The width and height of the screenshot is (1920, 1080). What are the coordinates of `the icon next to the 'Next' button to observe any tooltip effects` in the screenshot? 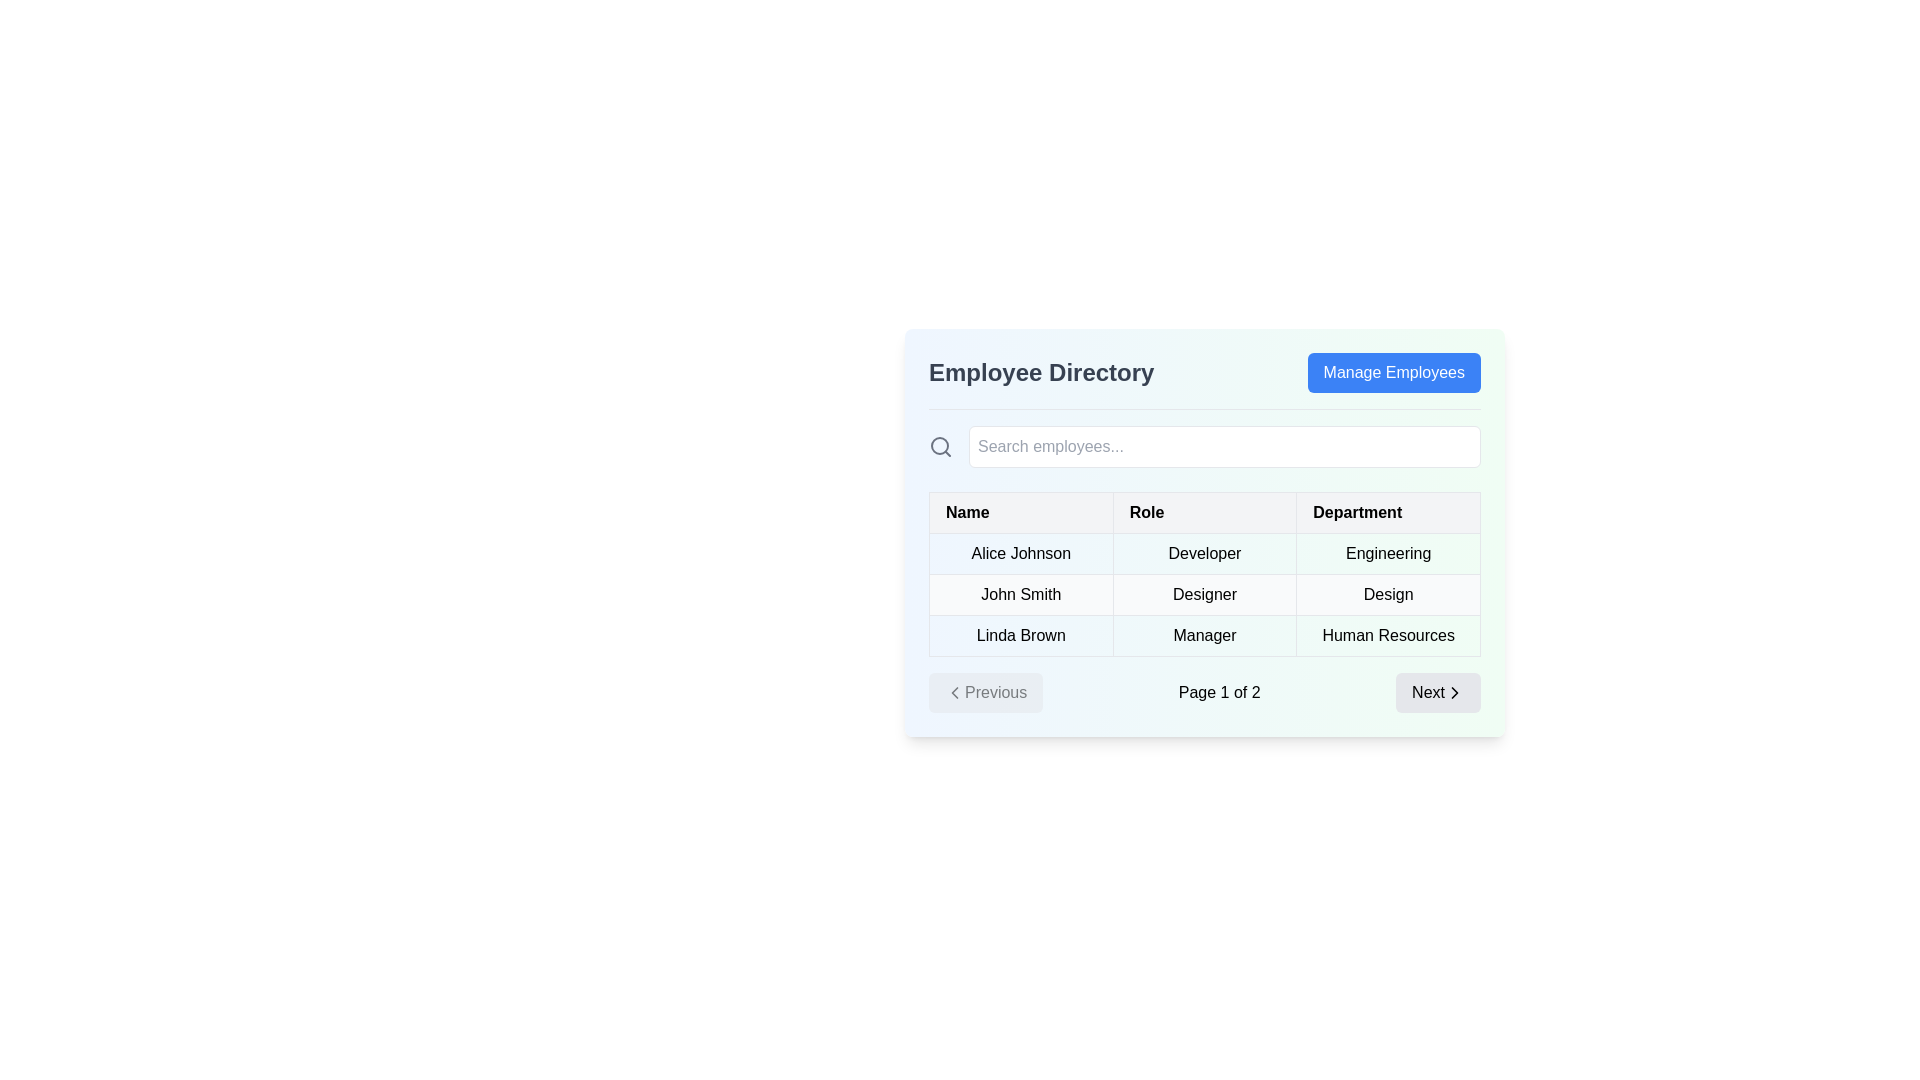 It's located at (1454, 692).